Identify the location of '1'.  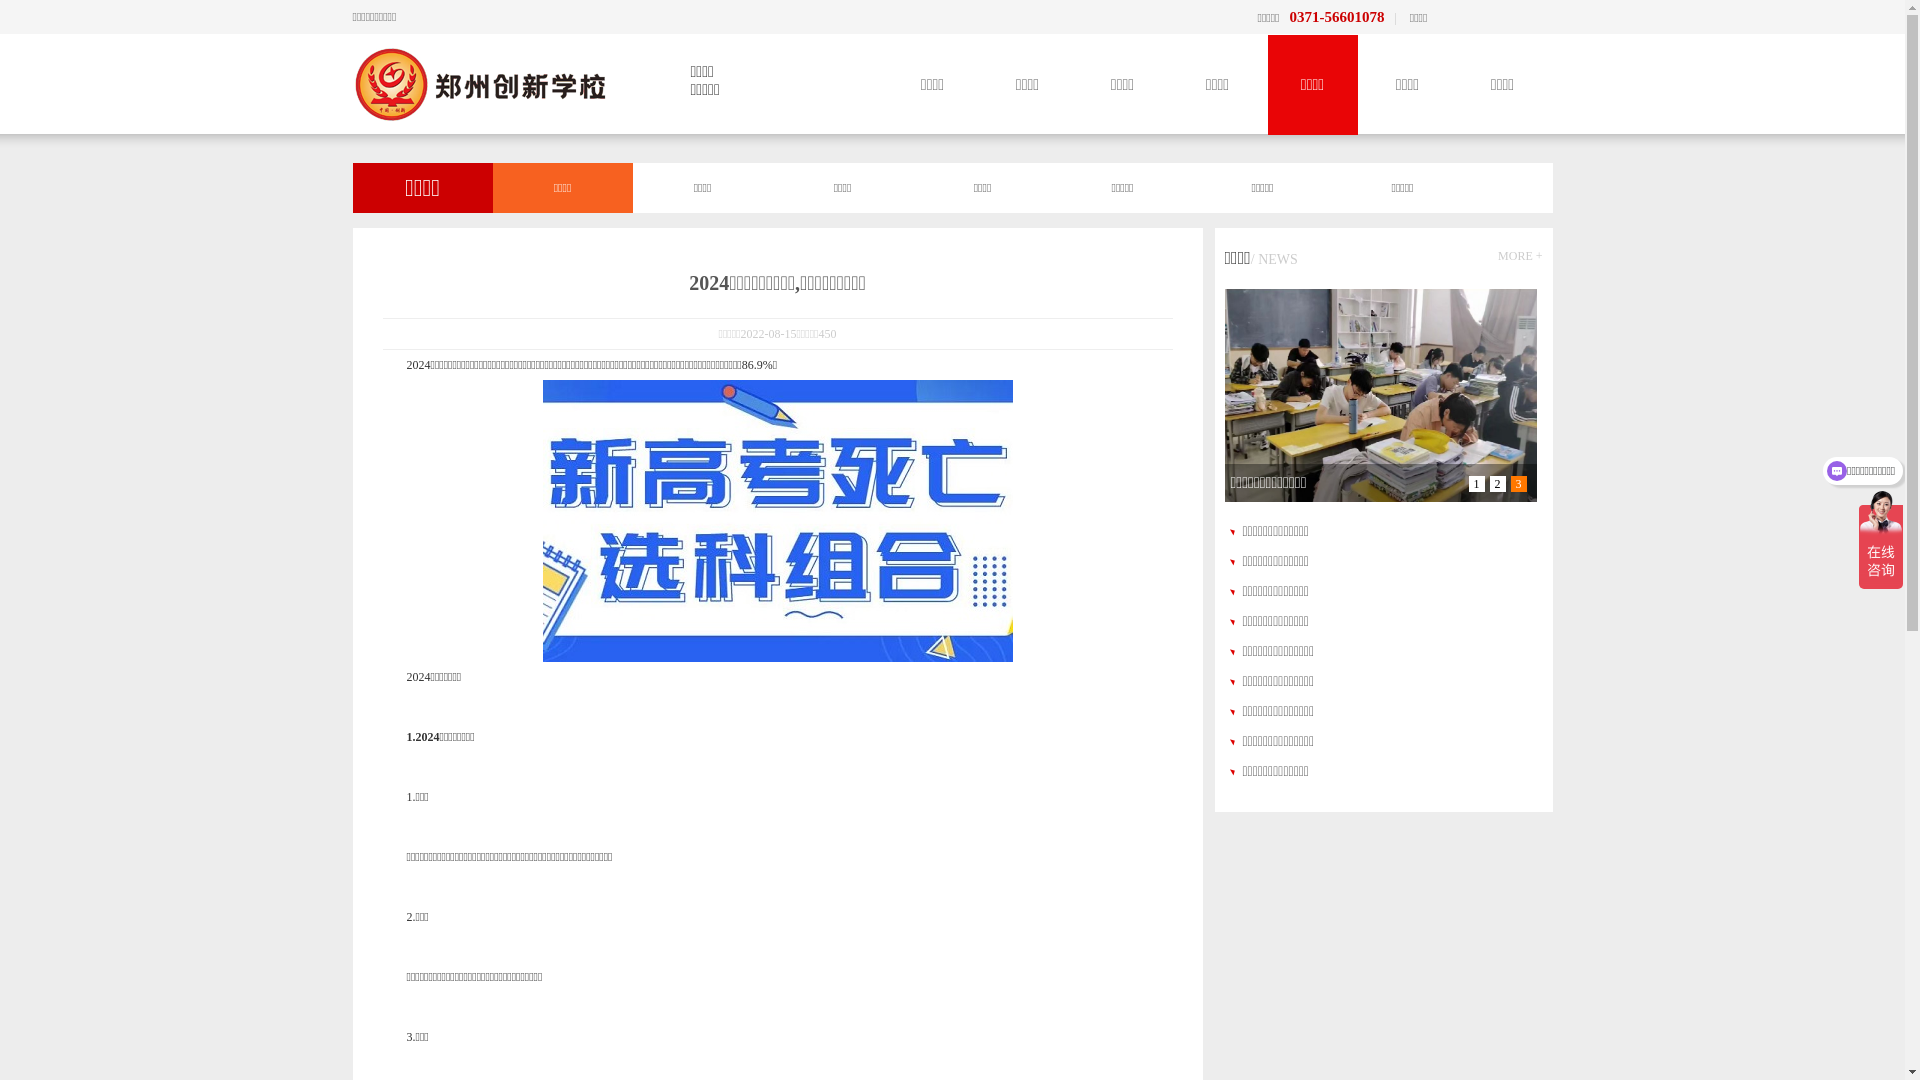
(1476, 483).